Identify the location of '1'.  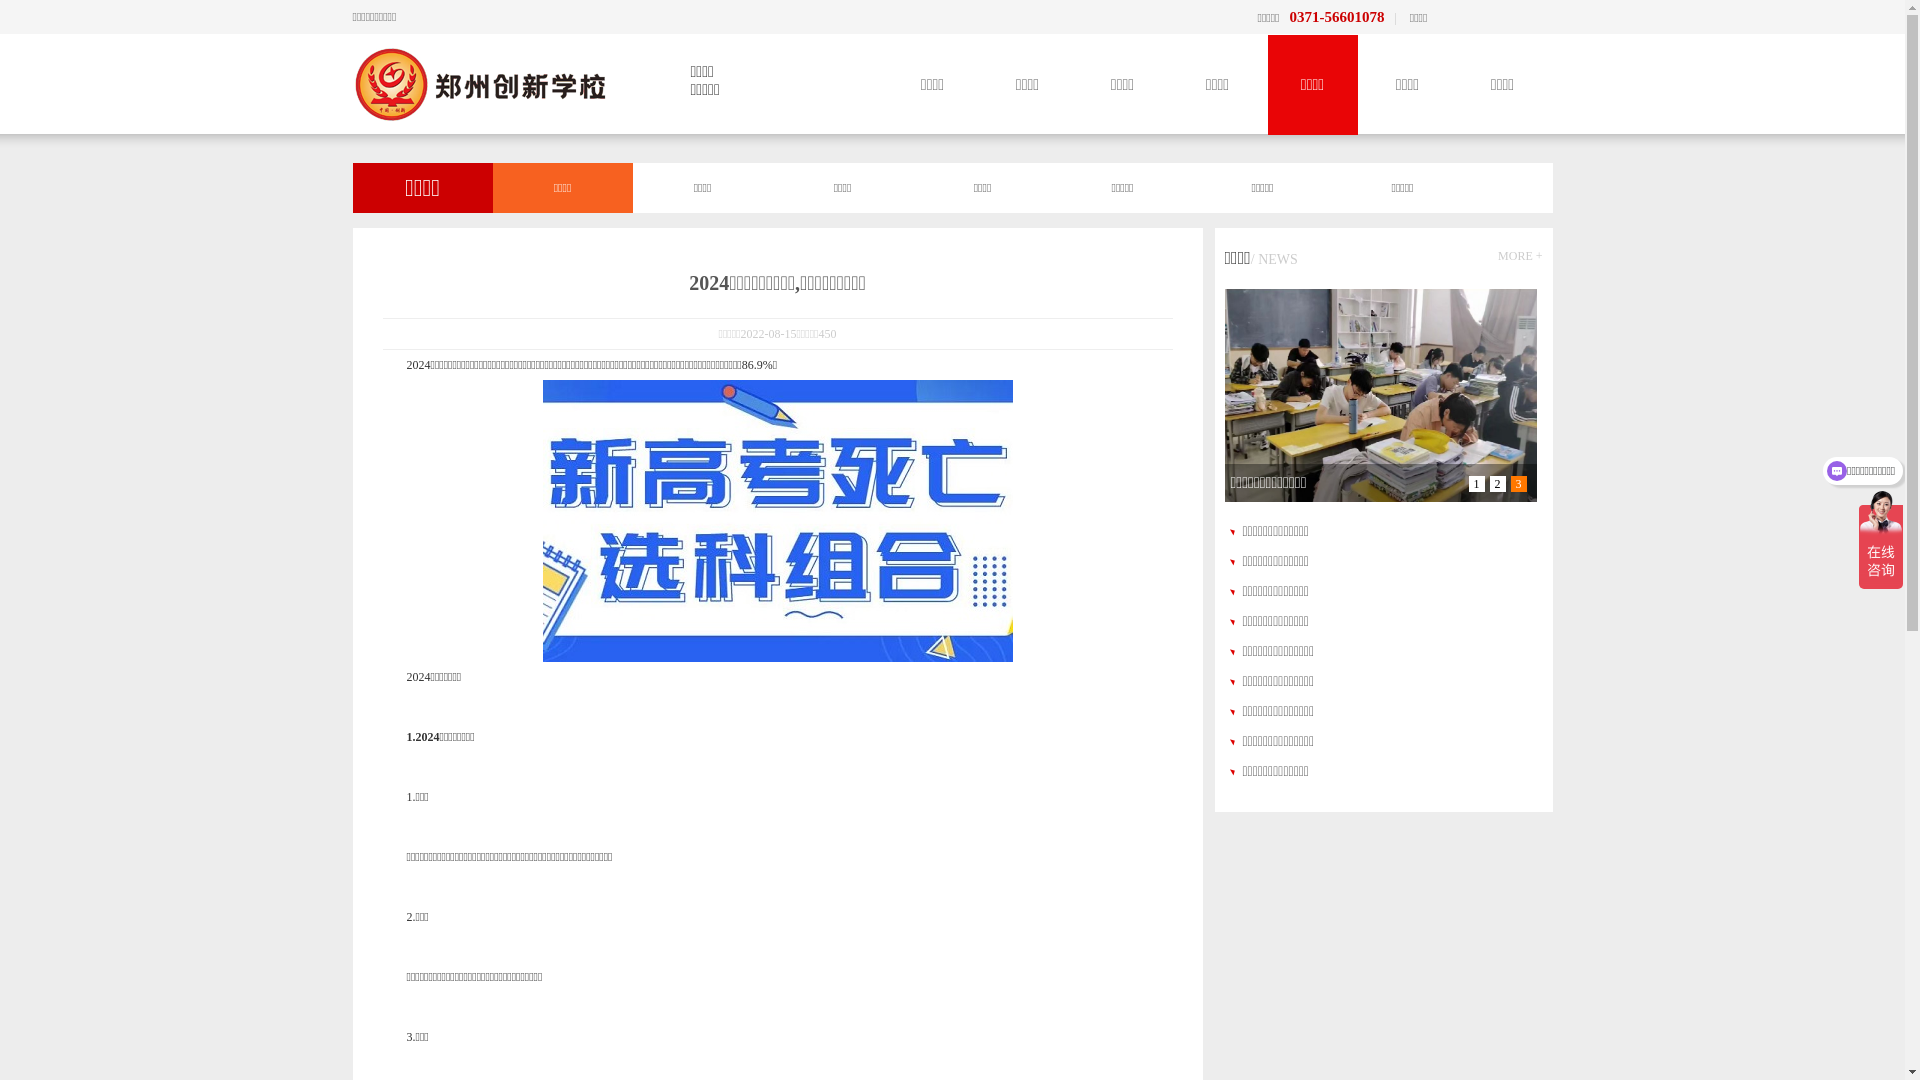
(1476, 483).